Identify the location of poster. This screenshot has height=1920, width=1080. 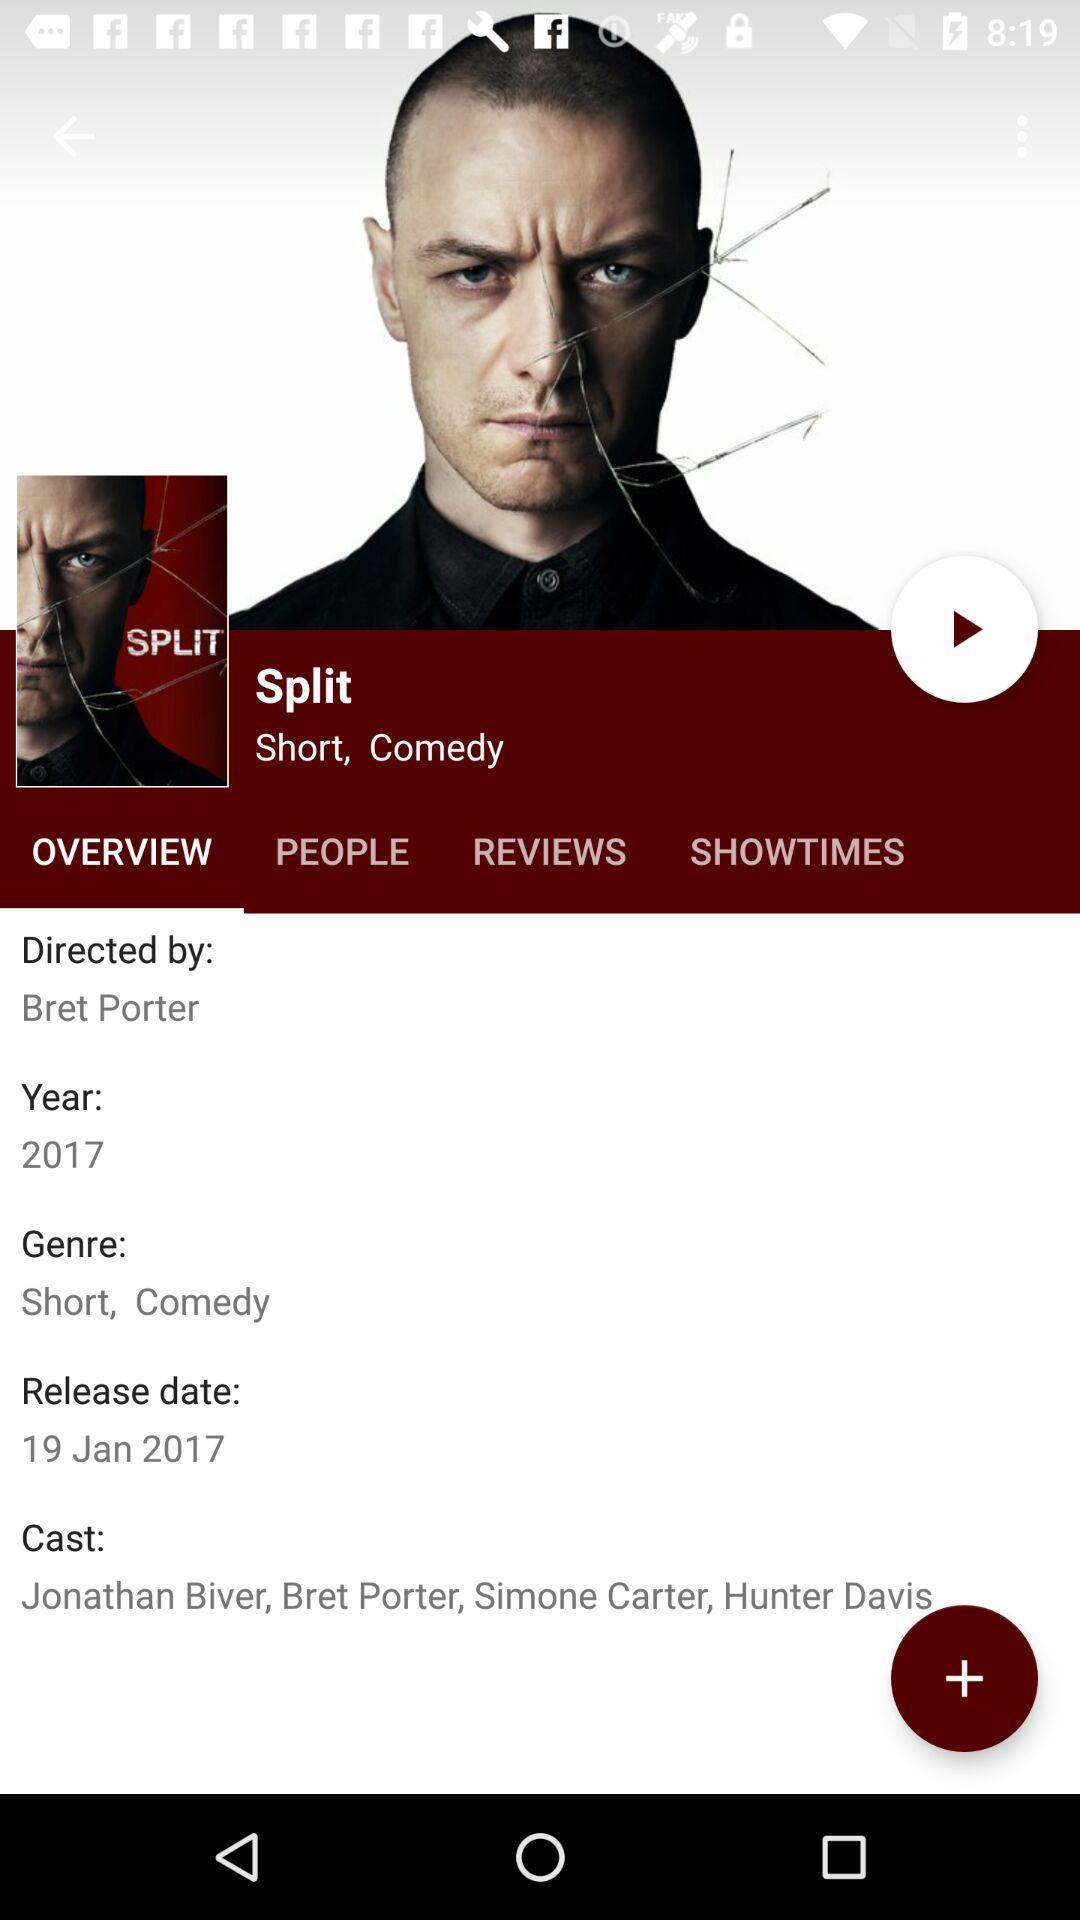
(540, 314).